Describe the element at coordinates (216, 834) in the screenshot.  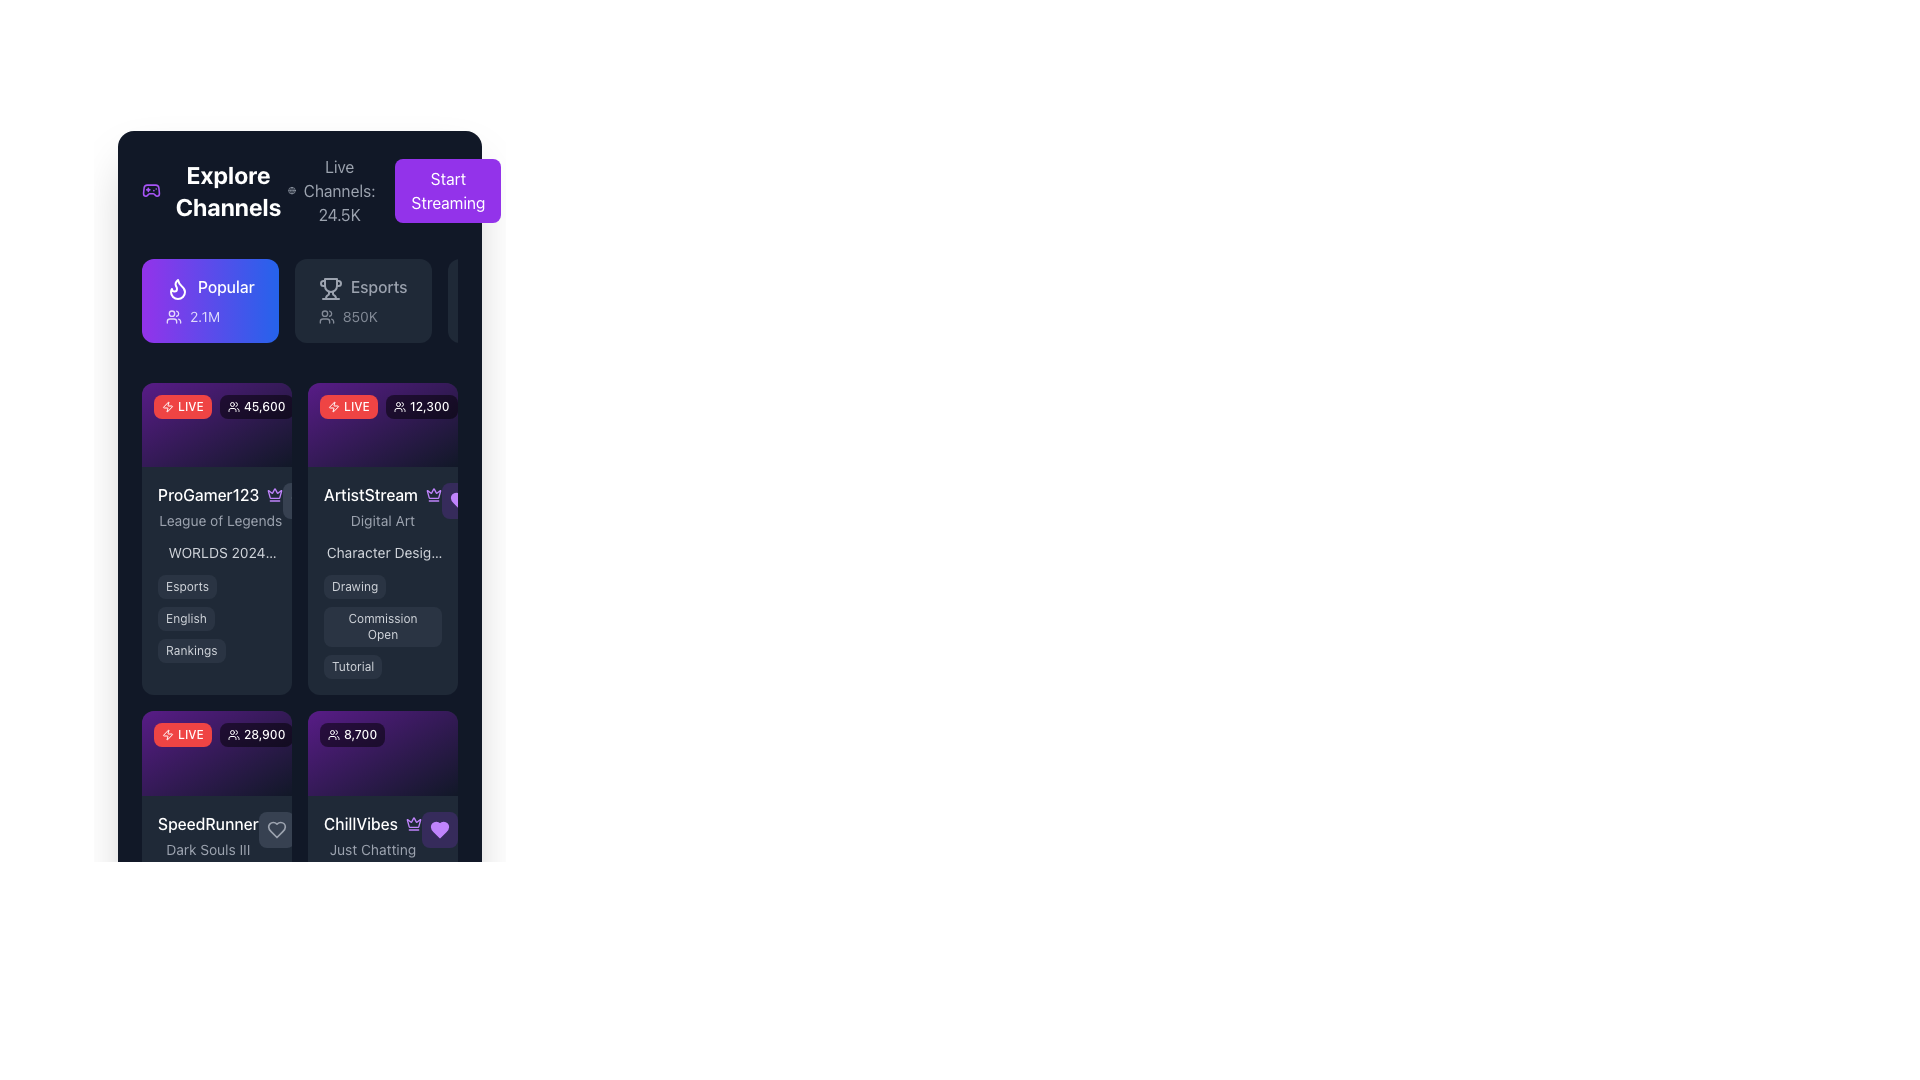
I see `the 'SpeedRunner' item, which displays 'SpeedRunner' in bold white font and 'Dark Souls III' in smaller gray font` at that location.